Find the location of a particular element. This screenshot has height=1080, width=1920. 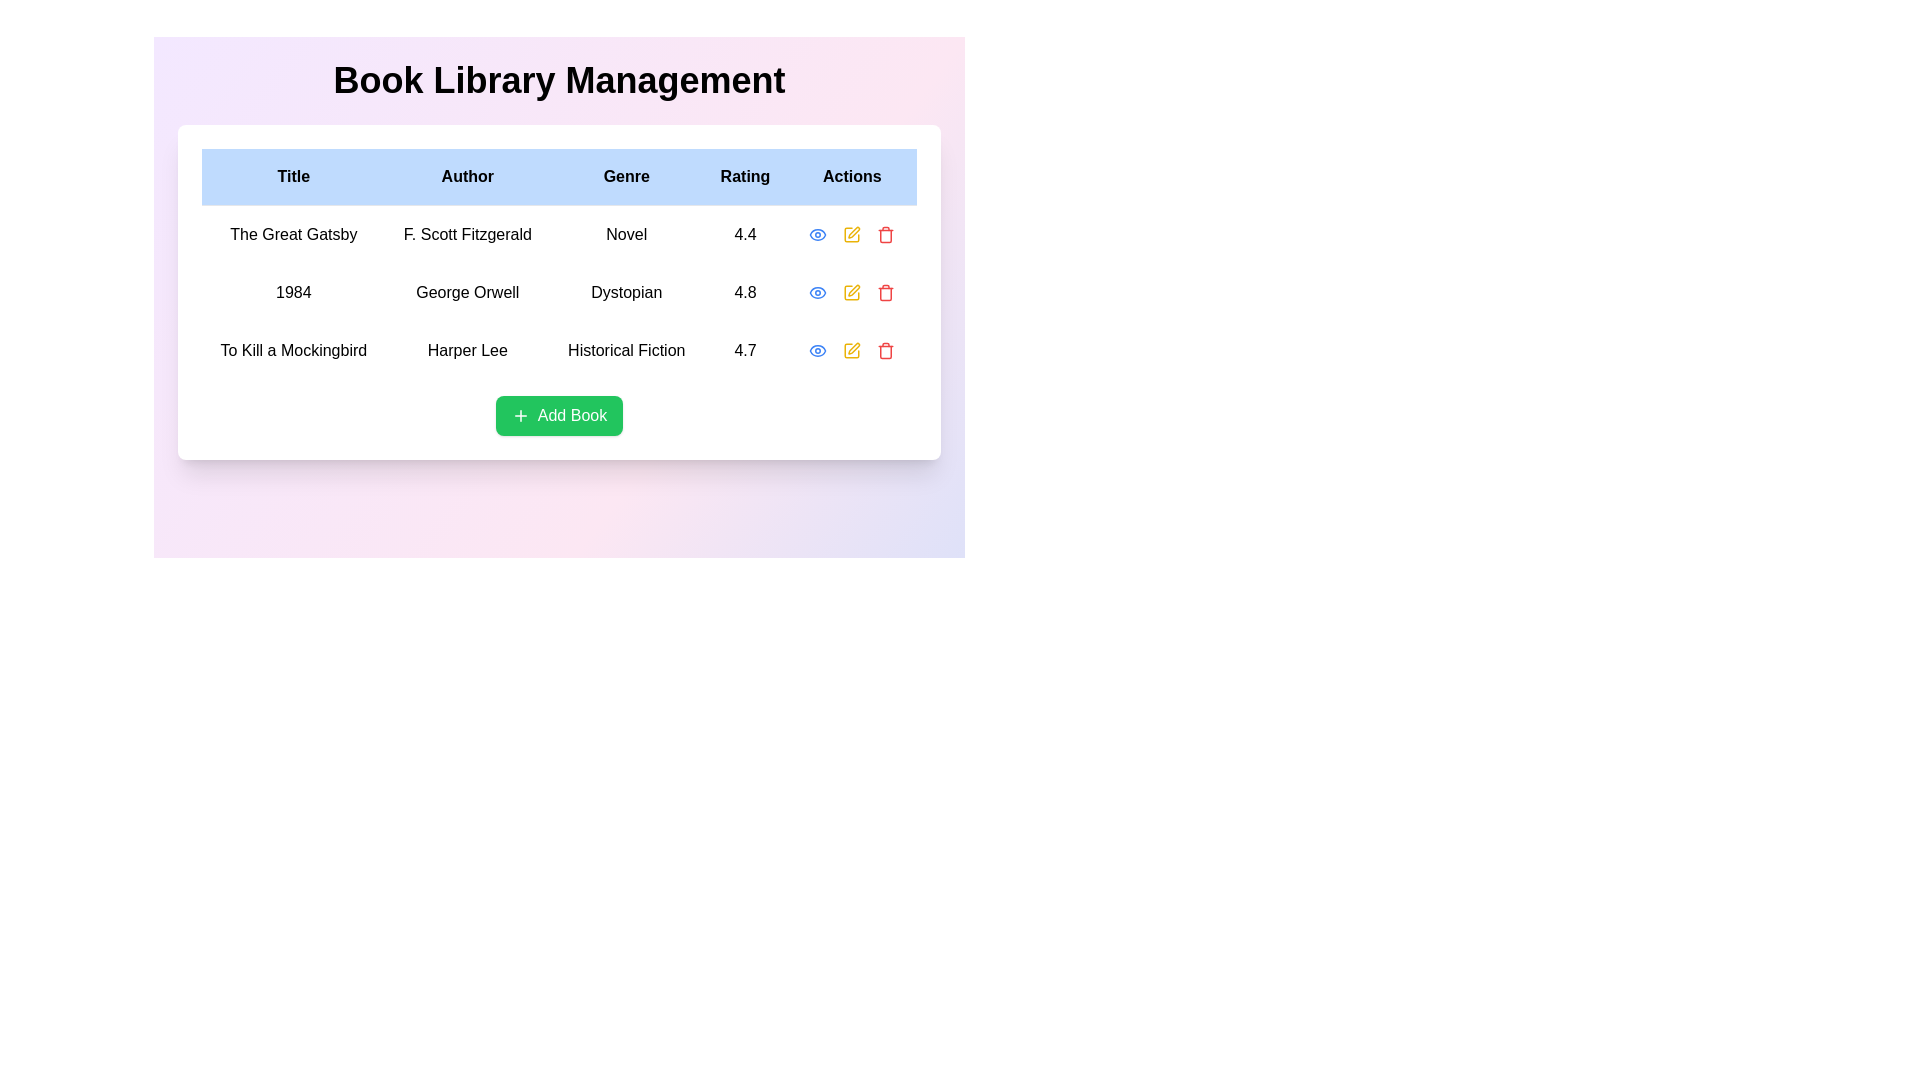

the text element displaying 'Novel' in black font, located under the 'Genre' header in the first row of the table is located at coordinates (625, 233).